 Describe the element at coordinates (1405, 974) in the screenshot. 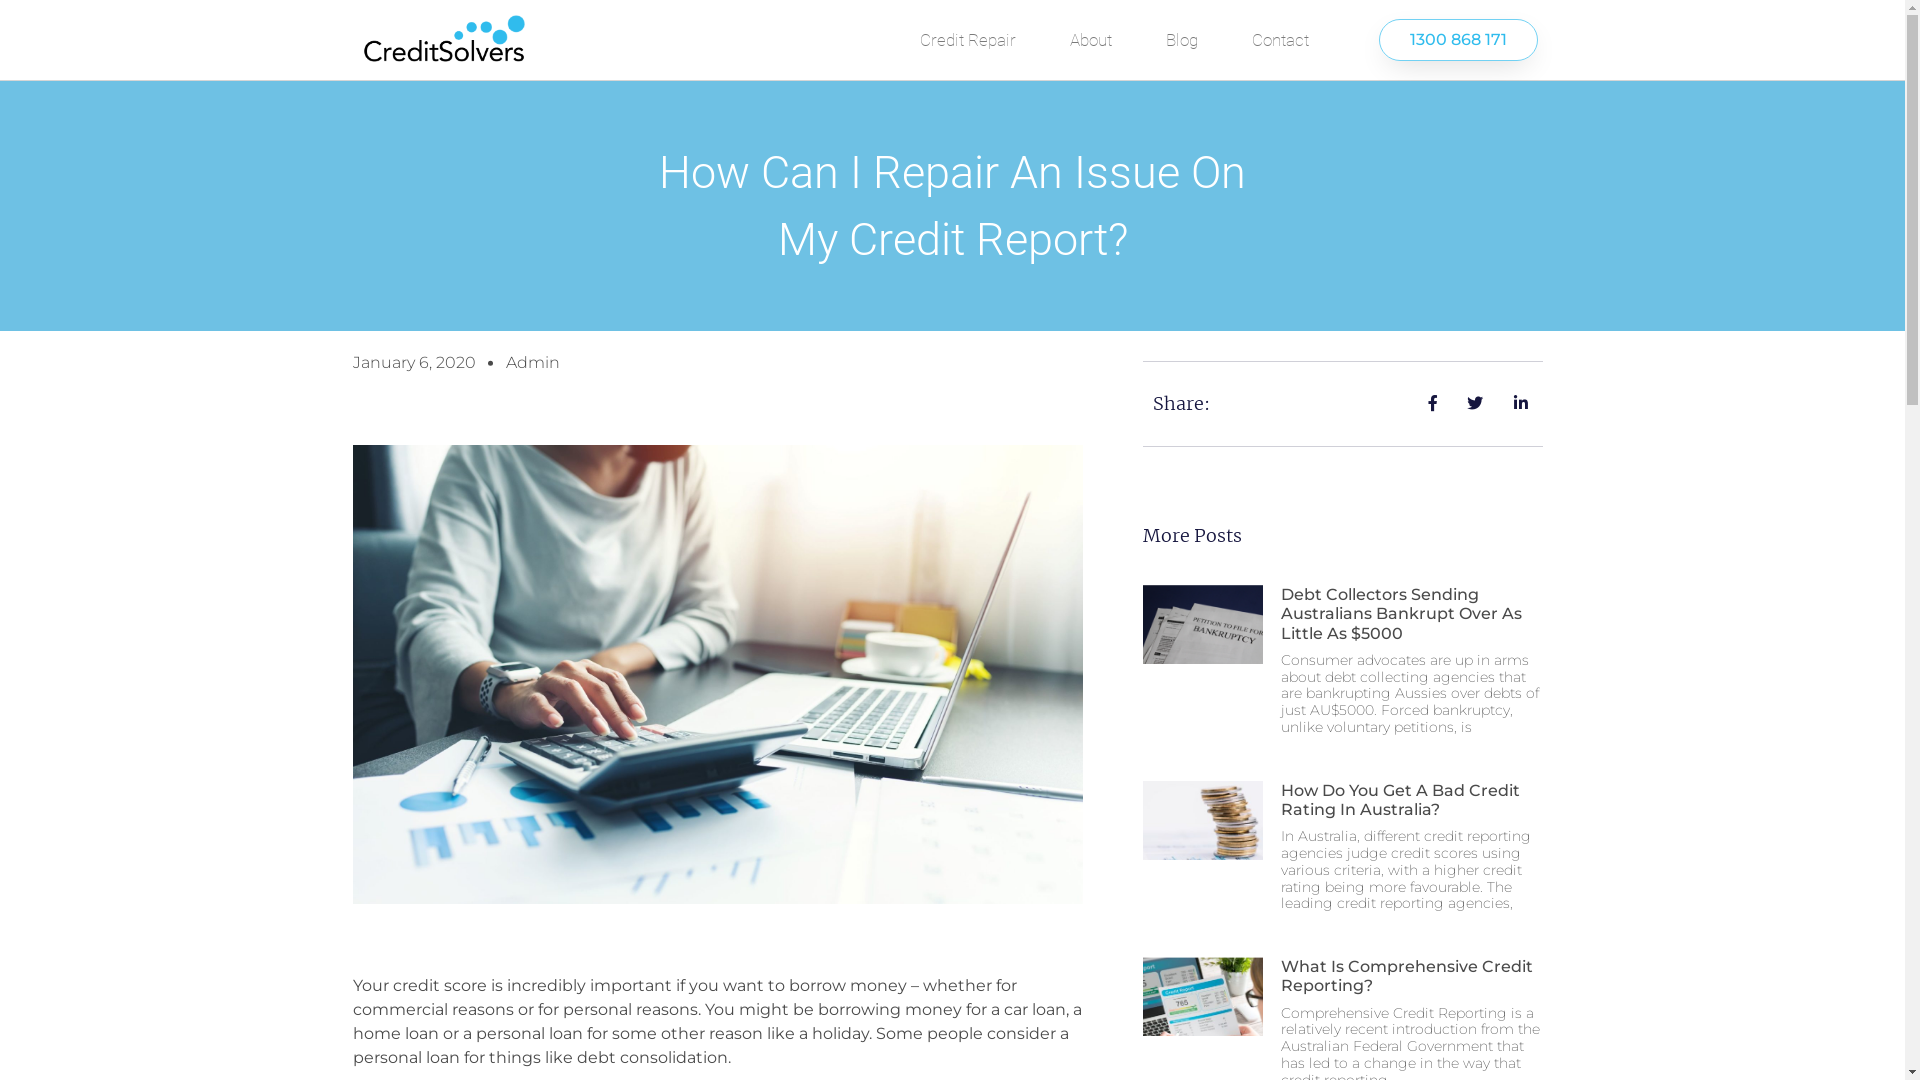

I see `'What Is Comprehensive Credit Reporting?'` at that location.